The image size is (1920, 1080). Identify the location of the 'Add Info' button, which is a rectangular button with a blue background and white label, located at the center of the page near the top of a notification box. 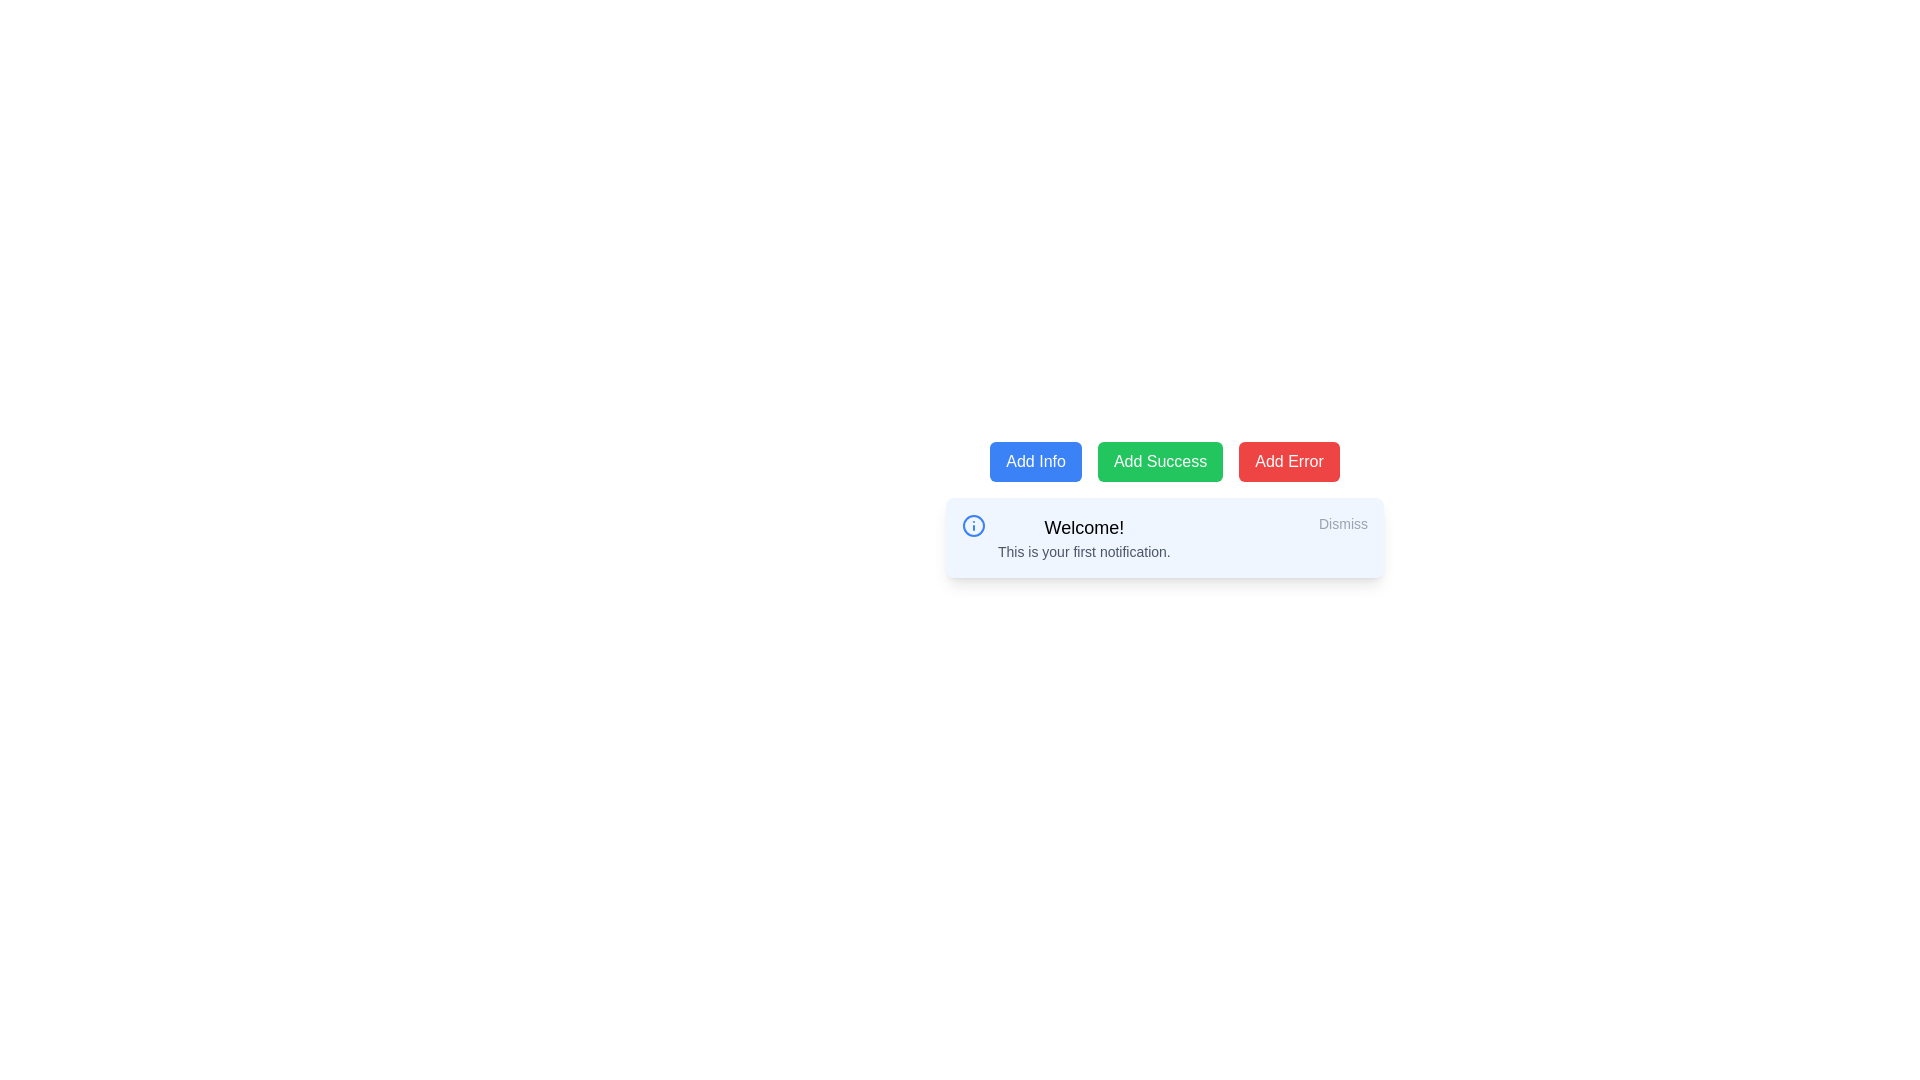
(1036, 462).